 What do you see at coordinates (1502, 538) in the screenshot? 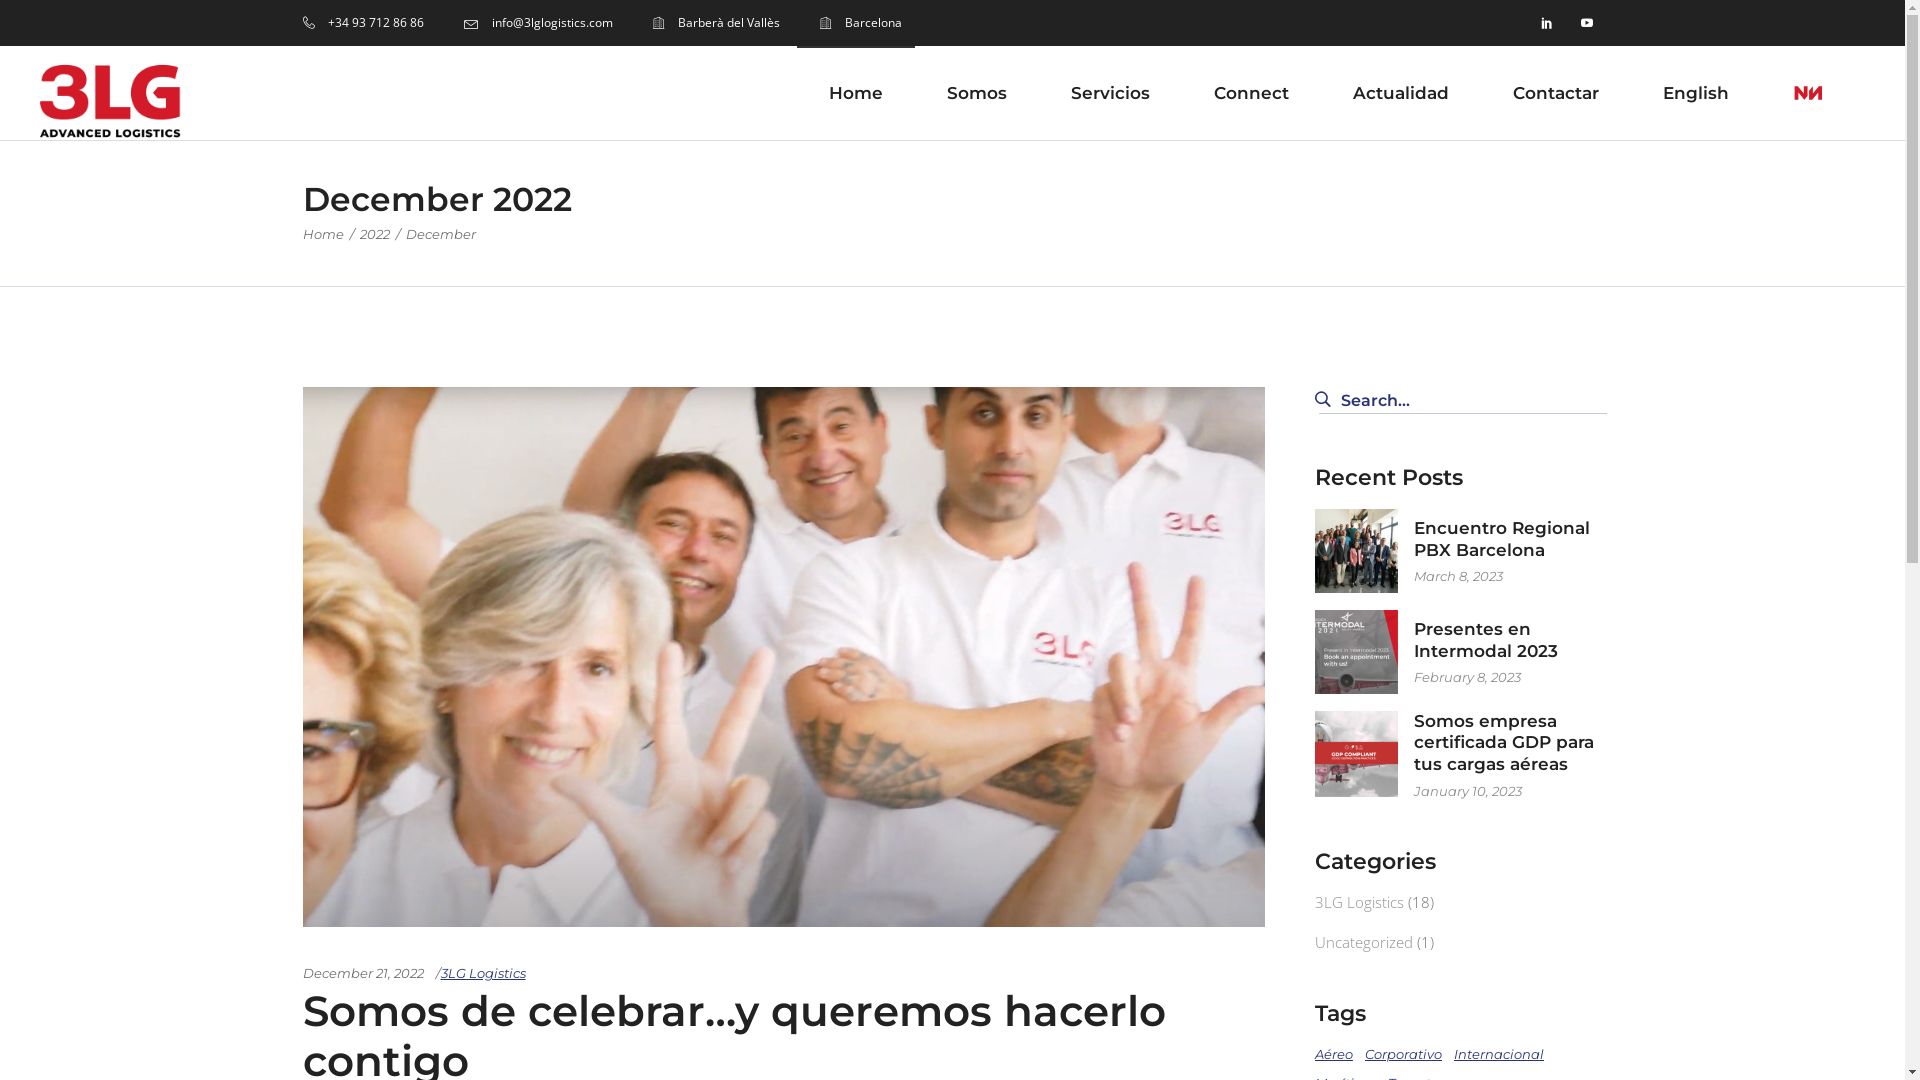
I see `'Encuentro Regional PBX Barcelona'` at bounding box center [1502, 538].